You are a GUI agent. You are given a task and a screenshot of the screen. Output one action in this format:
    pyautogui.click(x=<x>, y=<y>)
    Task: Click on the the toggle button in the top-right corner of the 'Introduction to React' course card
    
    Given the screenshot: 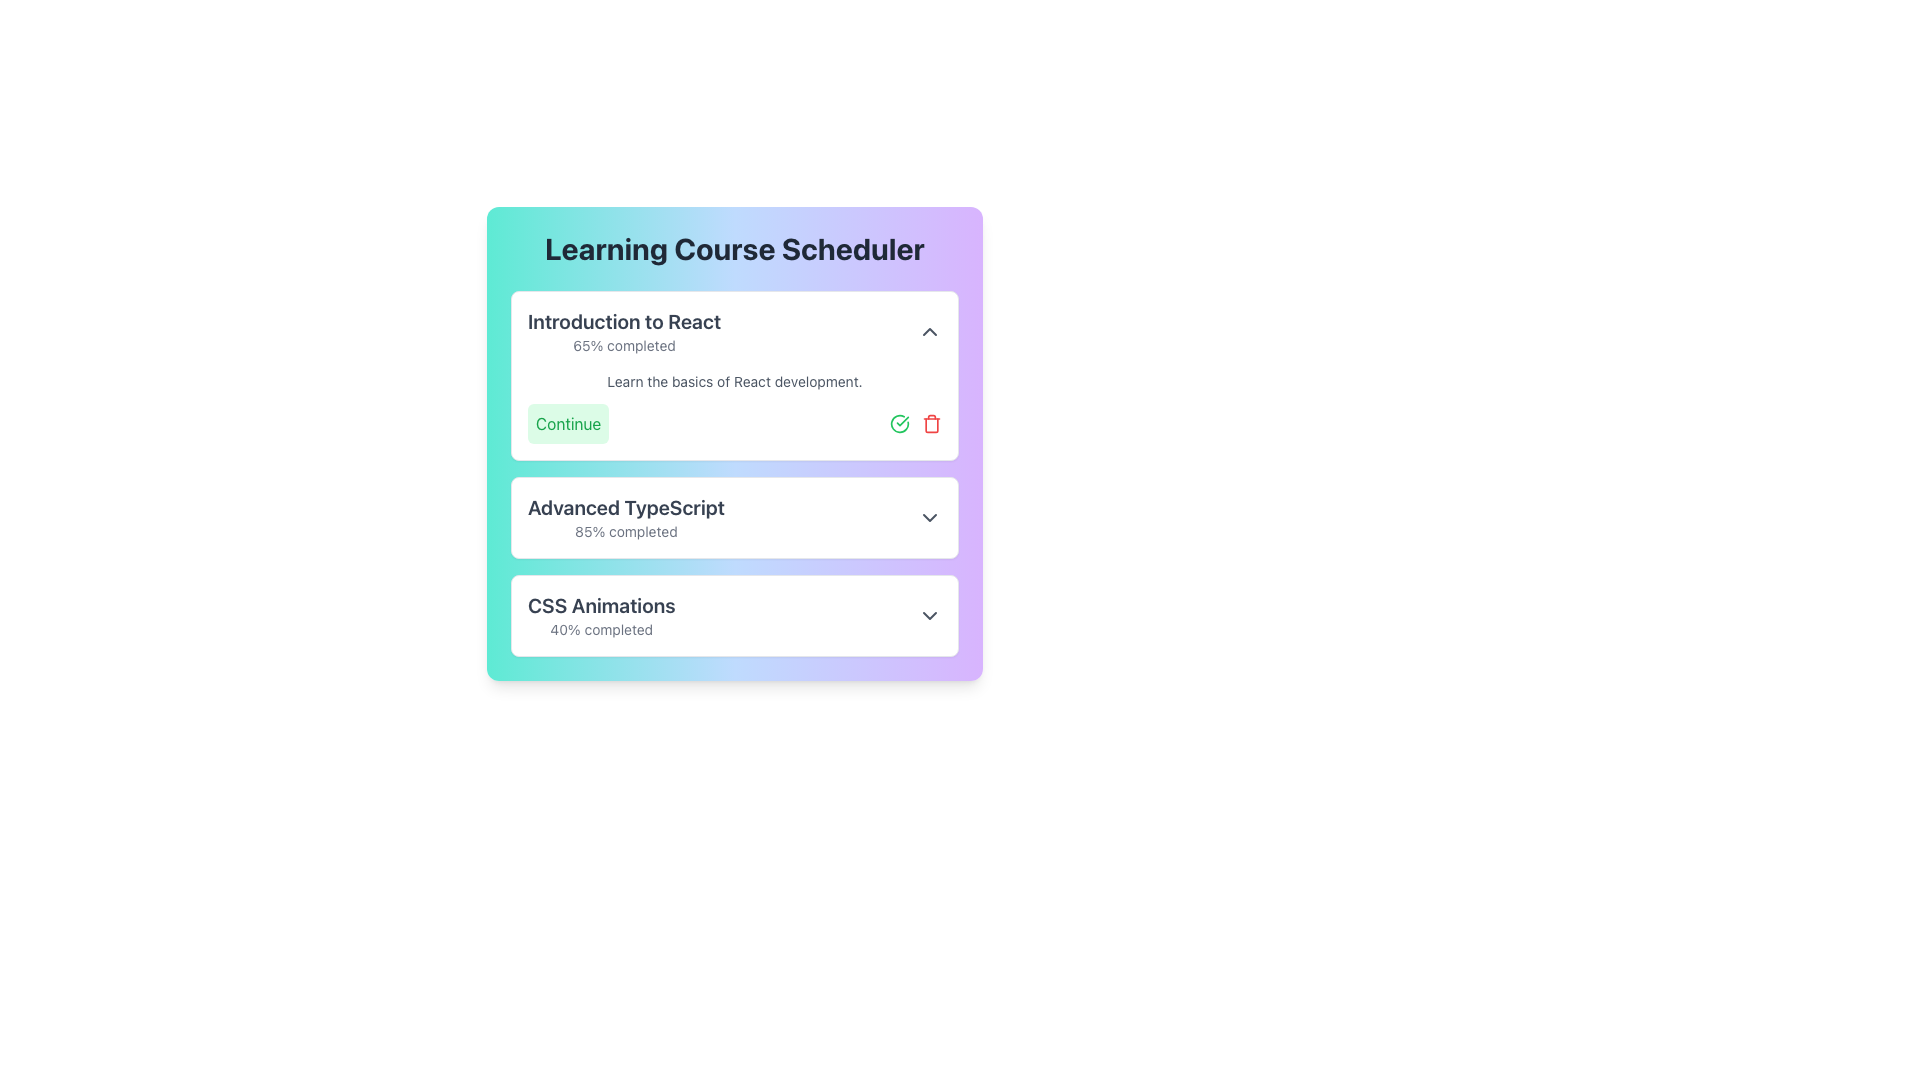 What is the action you would take?
    pyautogui.click(x=929, y=330)
    